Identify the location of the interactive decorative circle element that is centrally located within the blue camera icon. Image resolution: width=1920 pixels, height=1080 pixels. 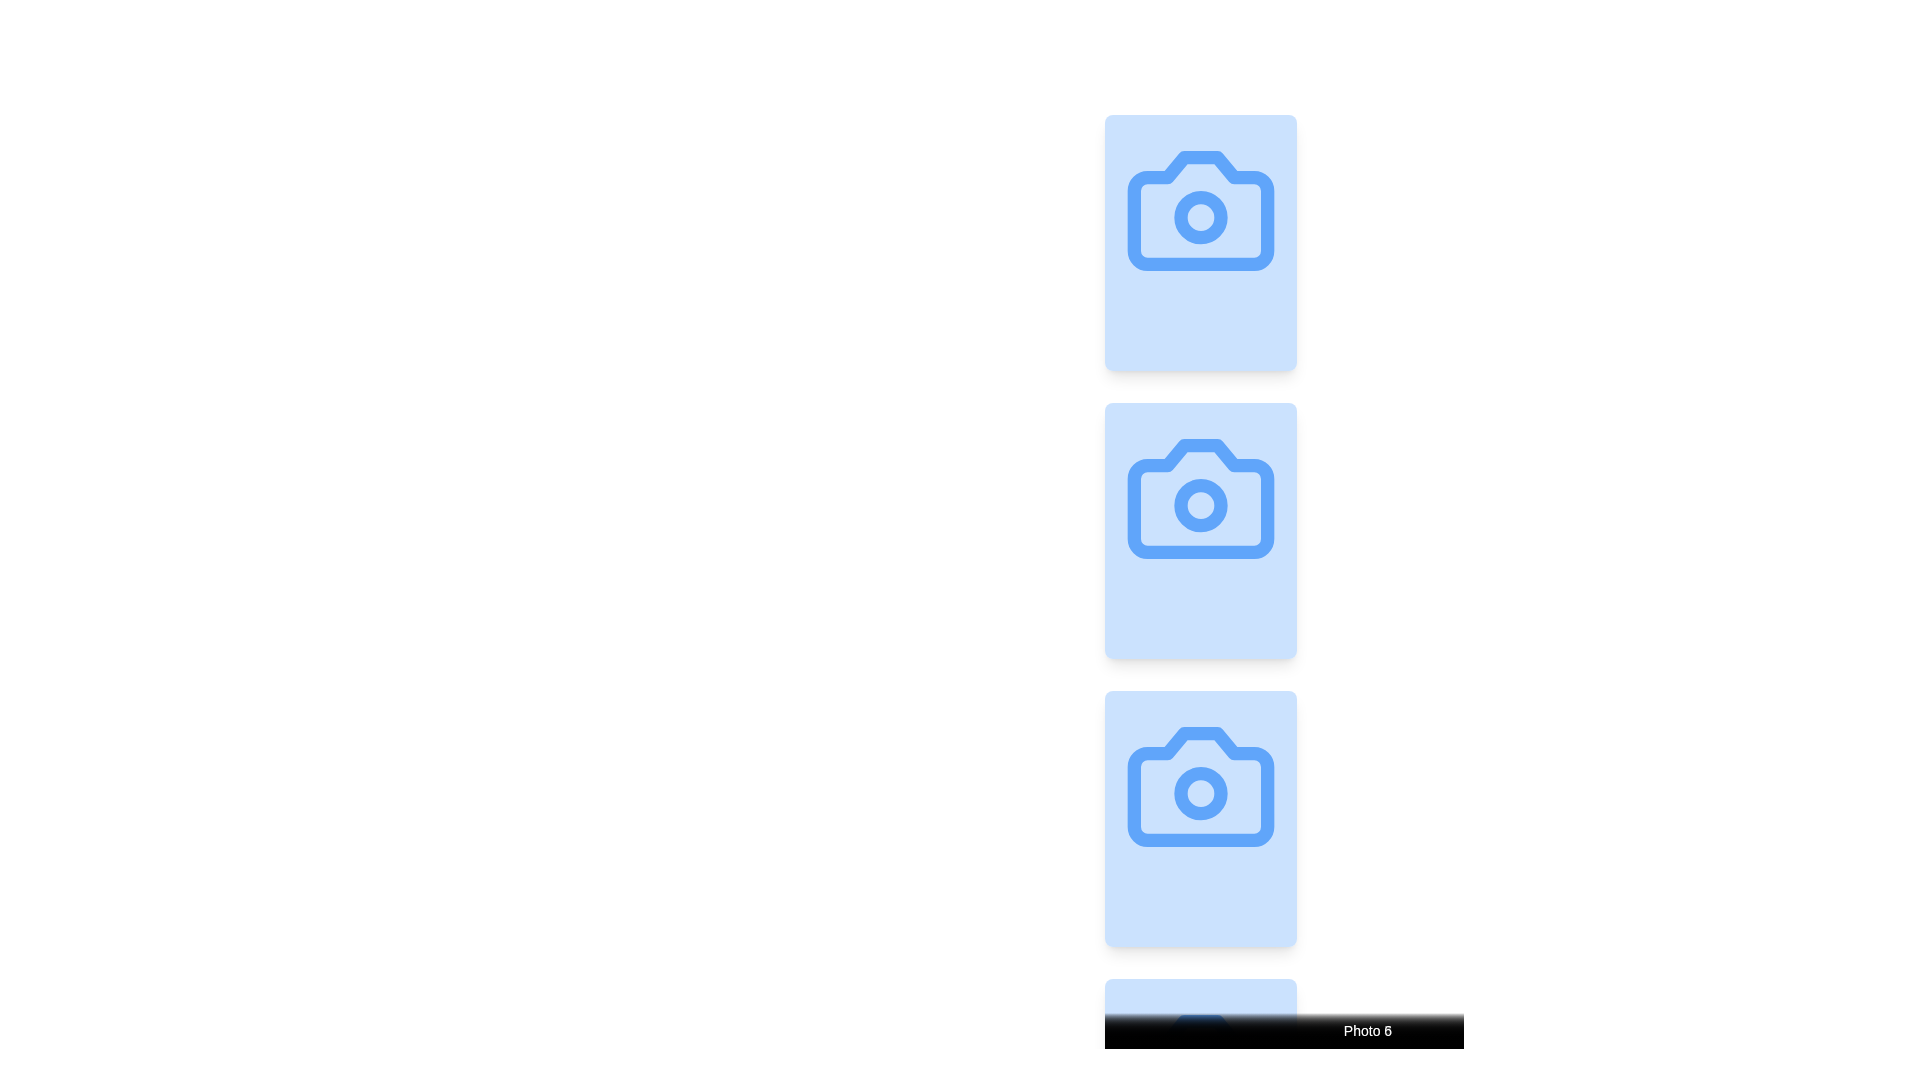
(1200, 217).